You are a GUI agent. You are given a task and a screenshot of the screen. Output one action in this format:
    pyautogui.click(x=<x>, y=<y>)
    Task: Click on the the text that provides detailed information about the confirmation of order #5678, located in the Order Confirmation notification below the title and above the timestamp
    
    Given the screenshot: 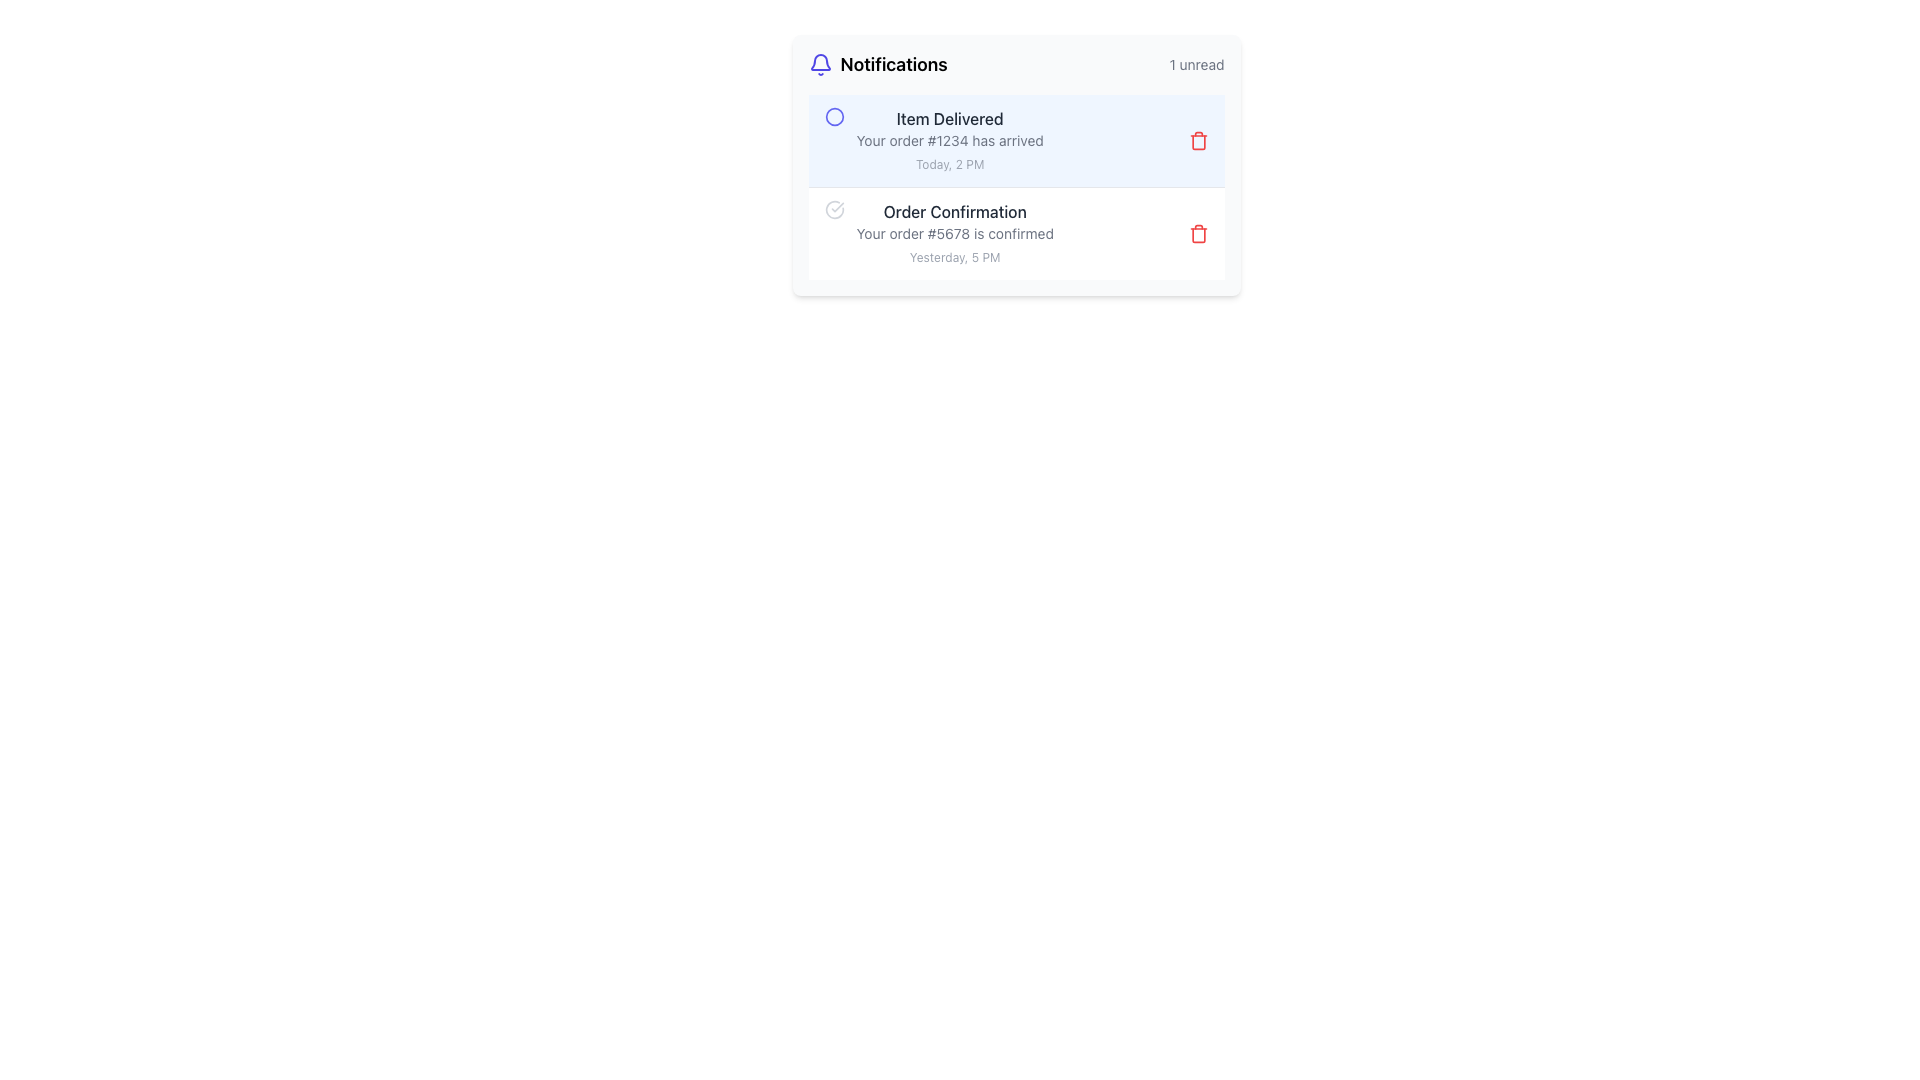 What is the action you would take?
    pyautogui.click(x=954, y=233)
    